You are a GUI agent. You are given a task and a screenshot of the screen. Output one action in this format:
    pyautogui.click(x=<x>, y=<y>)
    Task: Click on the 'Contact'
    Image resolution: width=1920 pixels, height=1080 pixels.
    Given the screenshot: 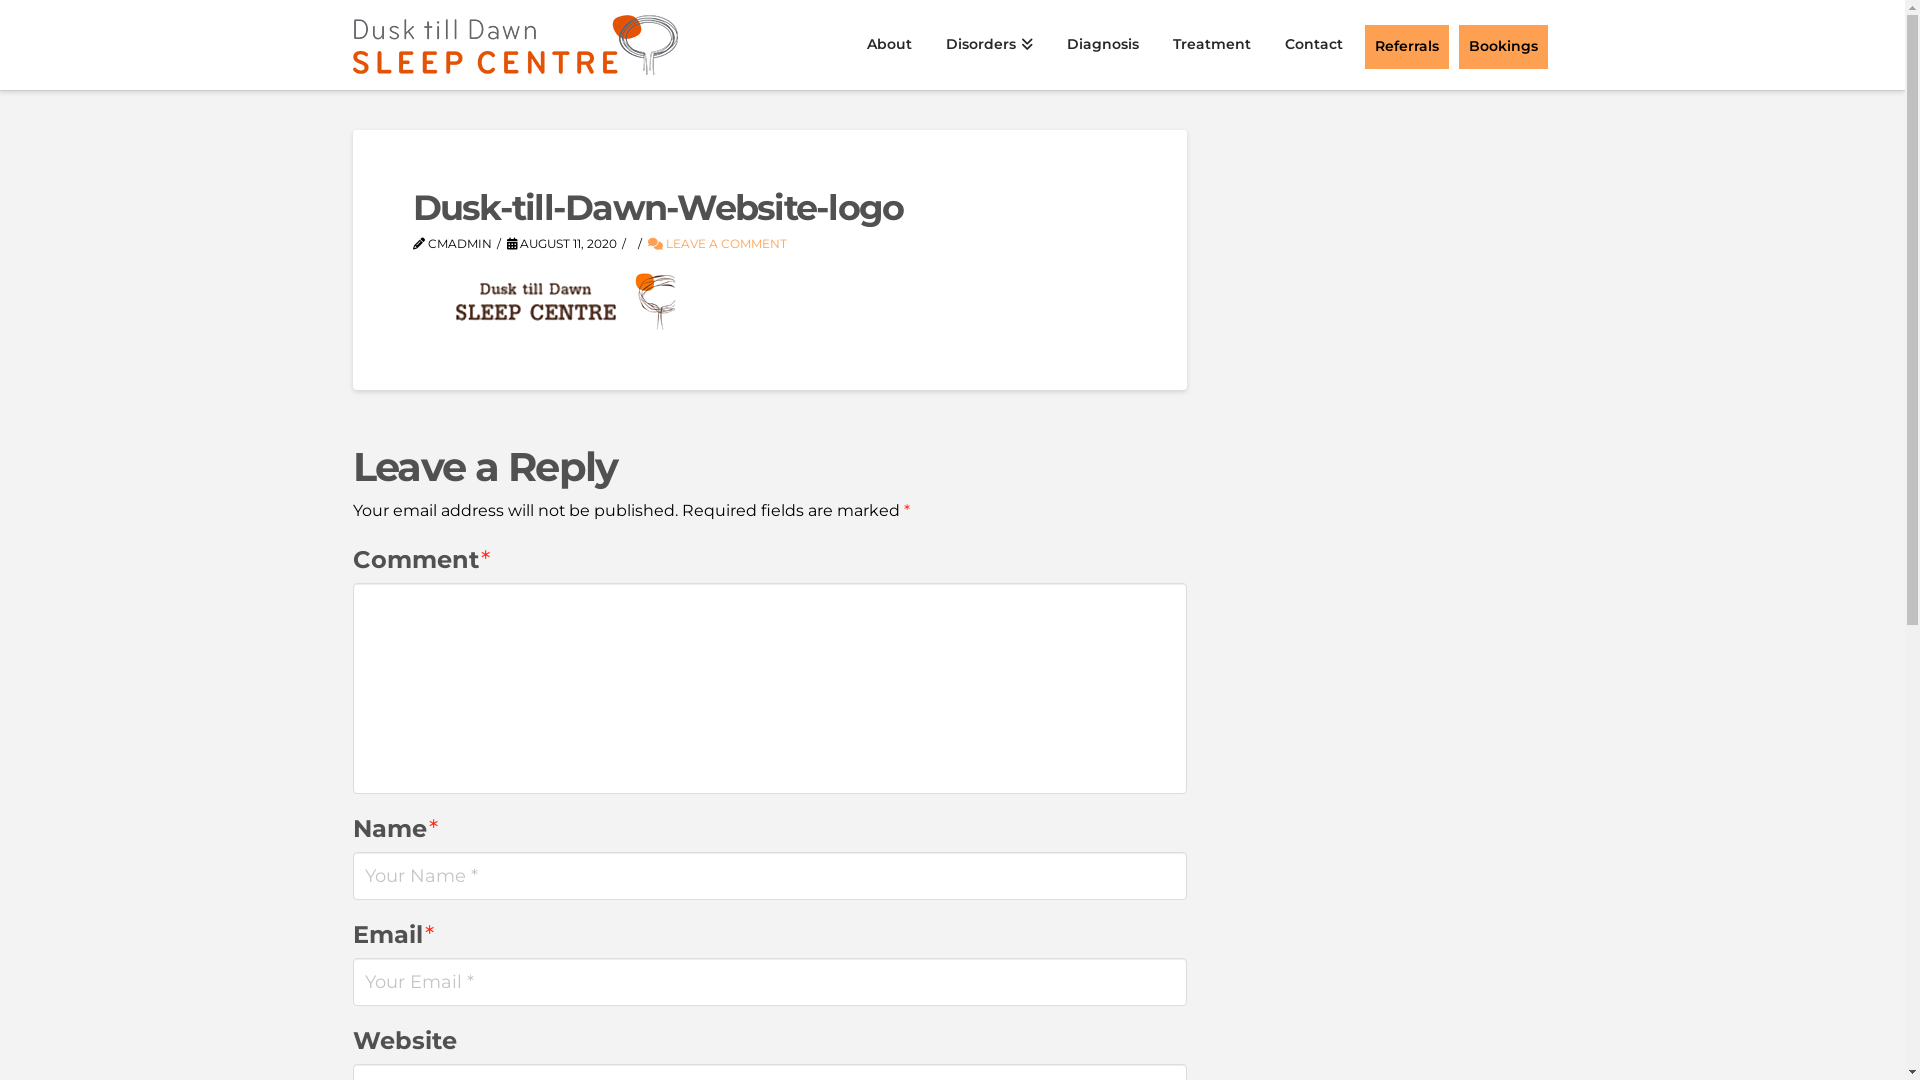 What is the action you would take?
    pyautogui.click(x=1314, y=45)
    